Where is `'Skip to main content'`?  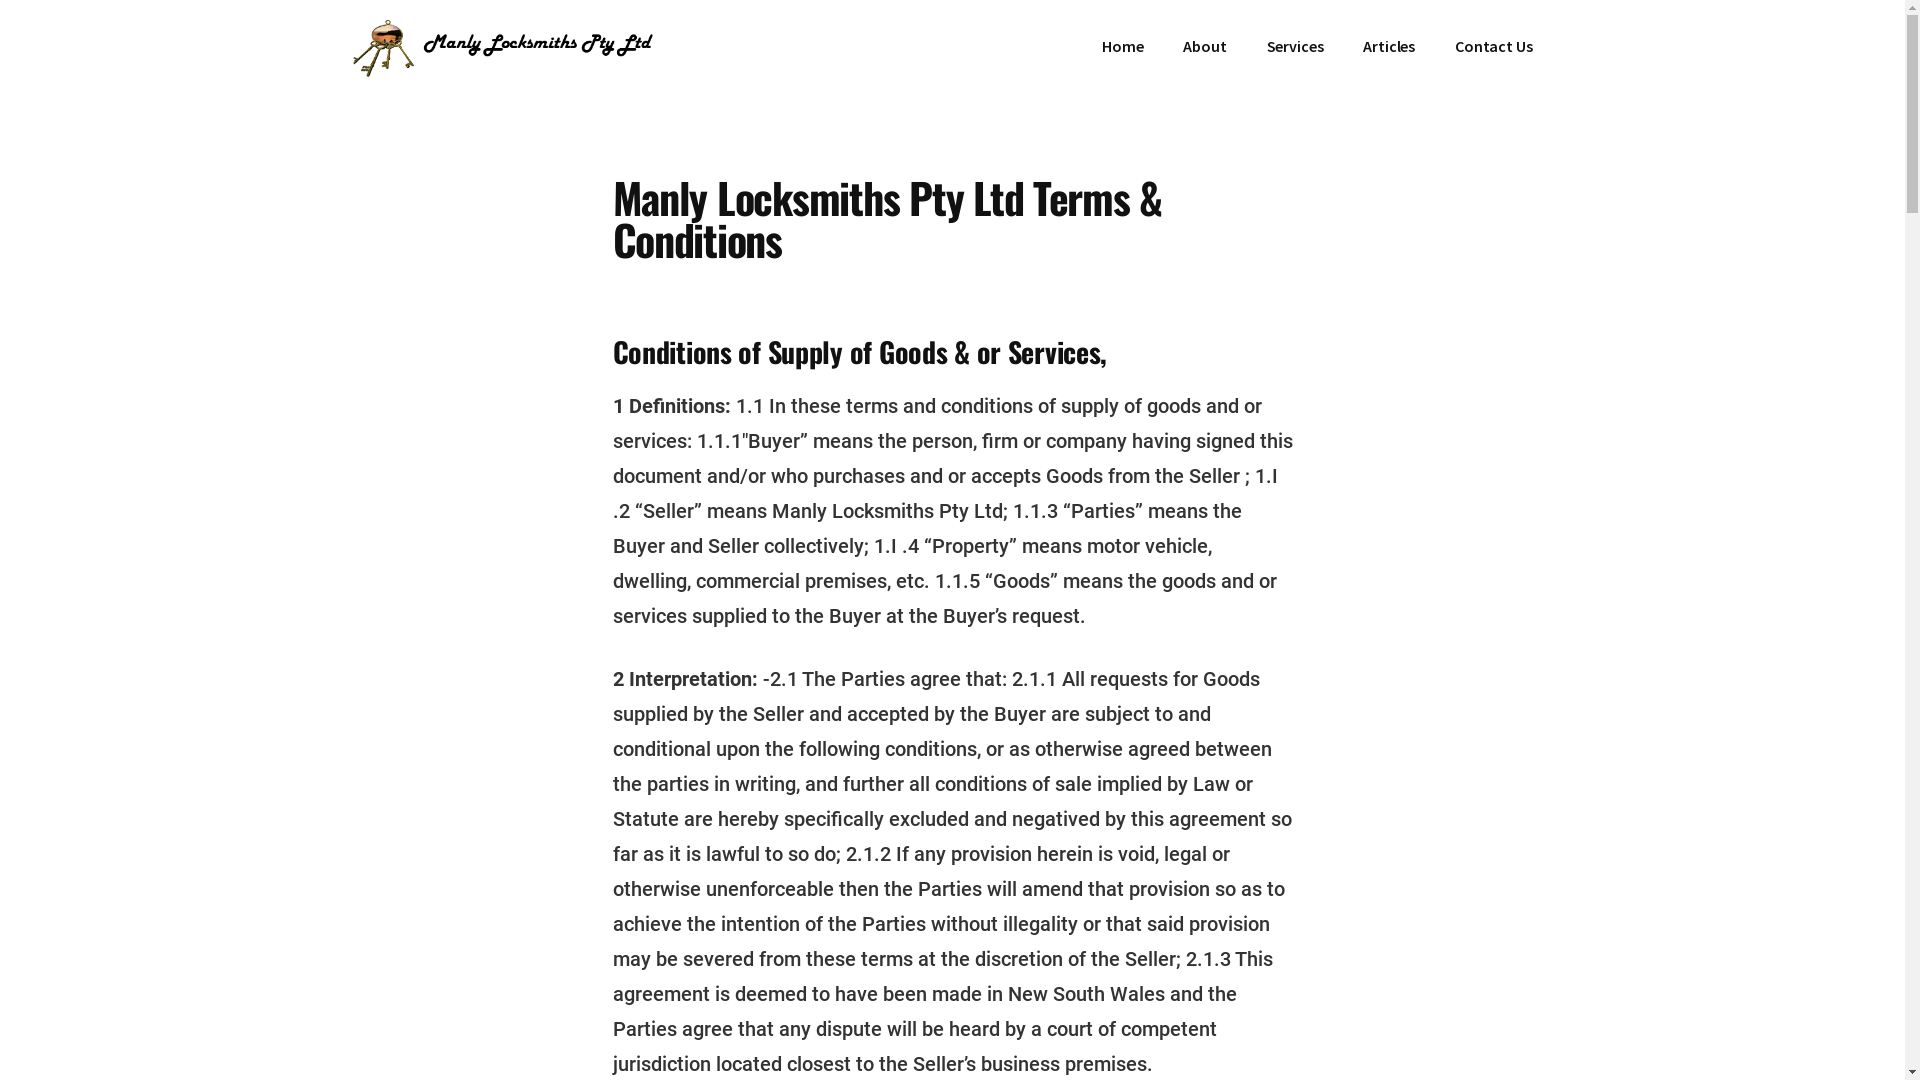
'Skip to main content' is located at coordinates (0, 0).